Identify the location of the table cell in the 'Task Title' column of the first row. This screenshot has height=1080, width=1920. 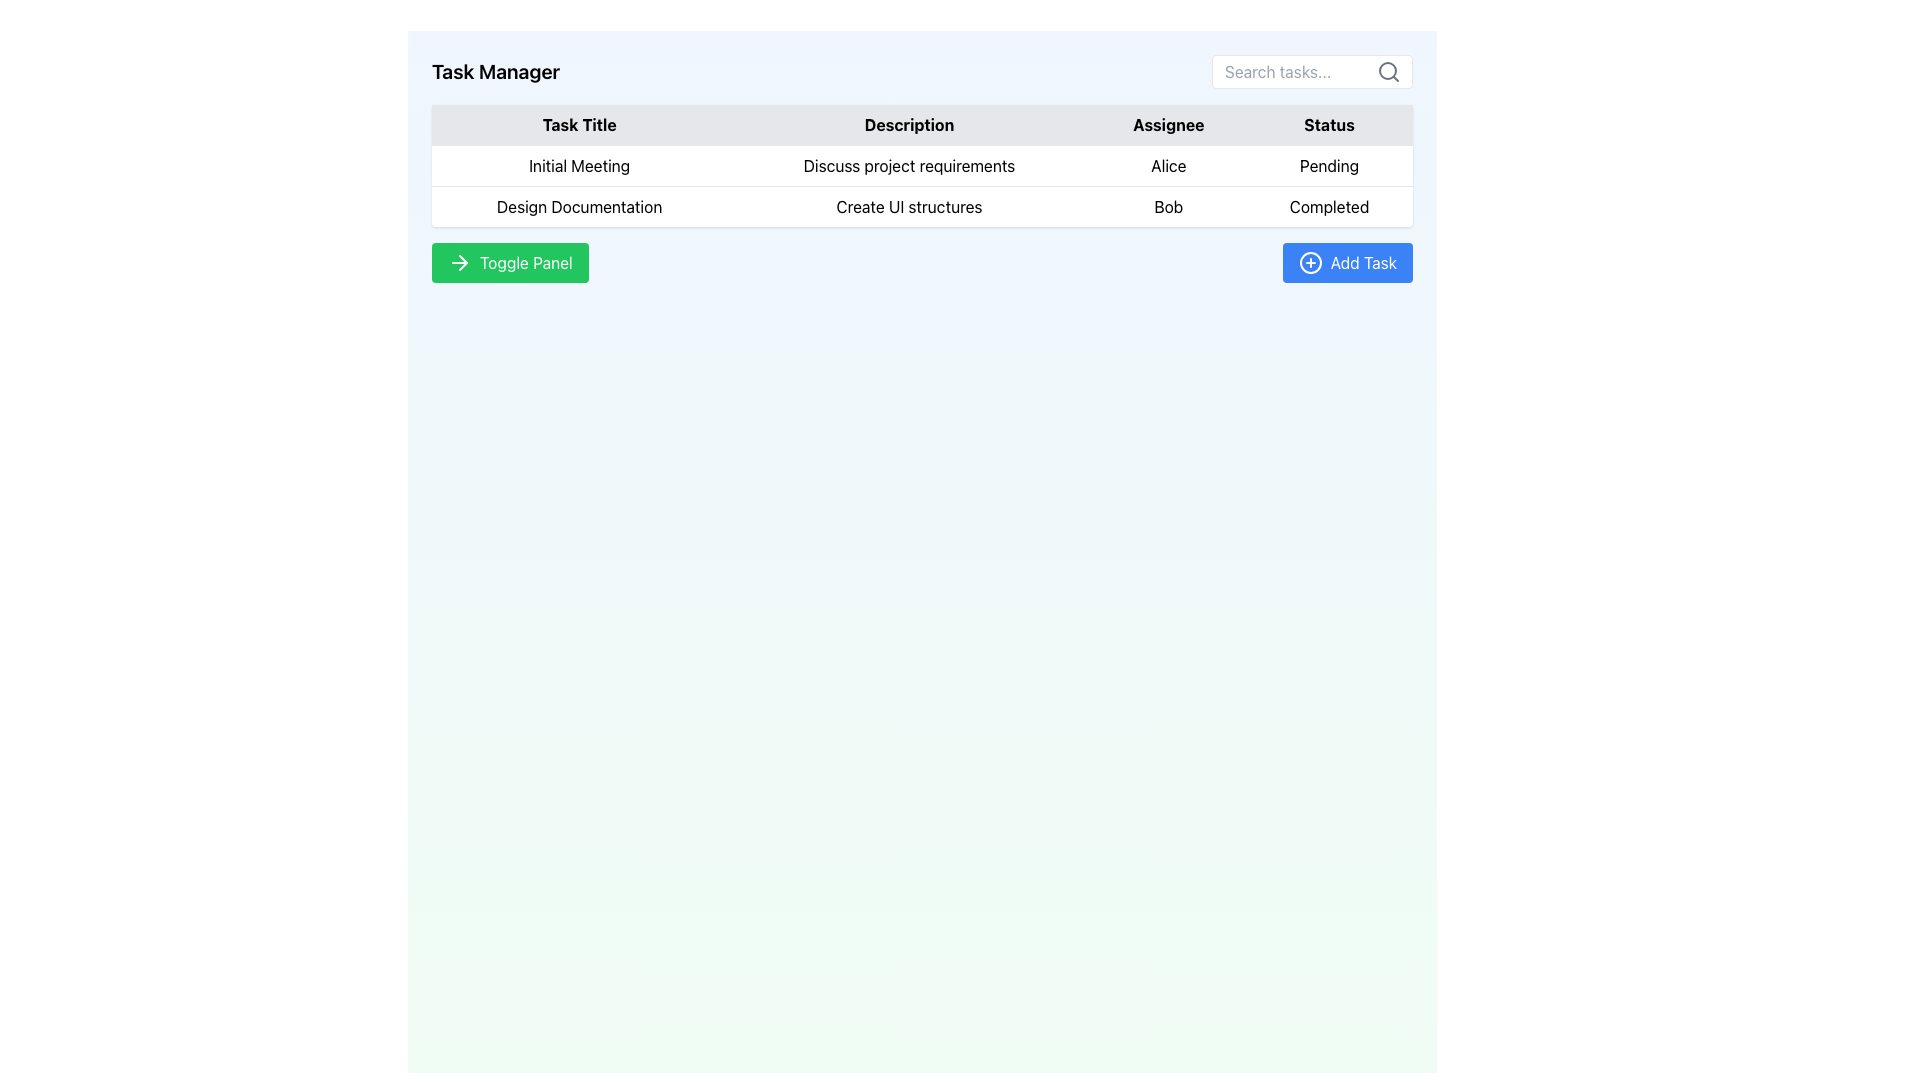
(578, 164).